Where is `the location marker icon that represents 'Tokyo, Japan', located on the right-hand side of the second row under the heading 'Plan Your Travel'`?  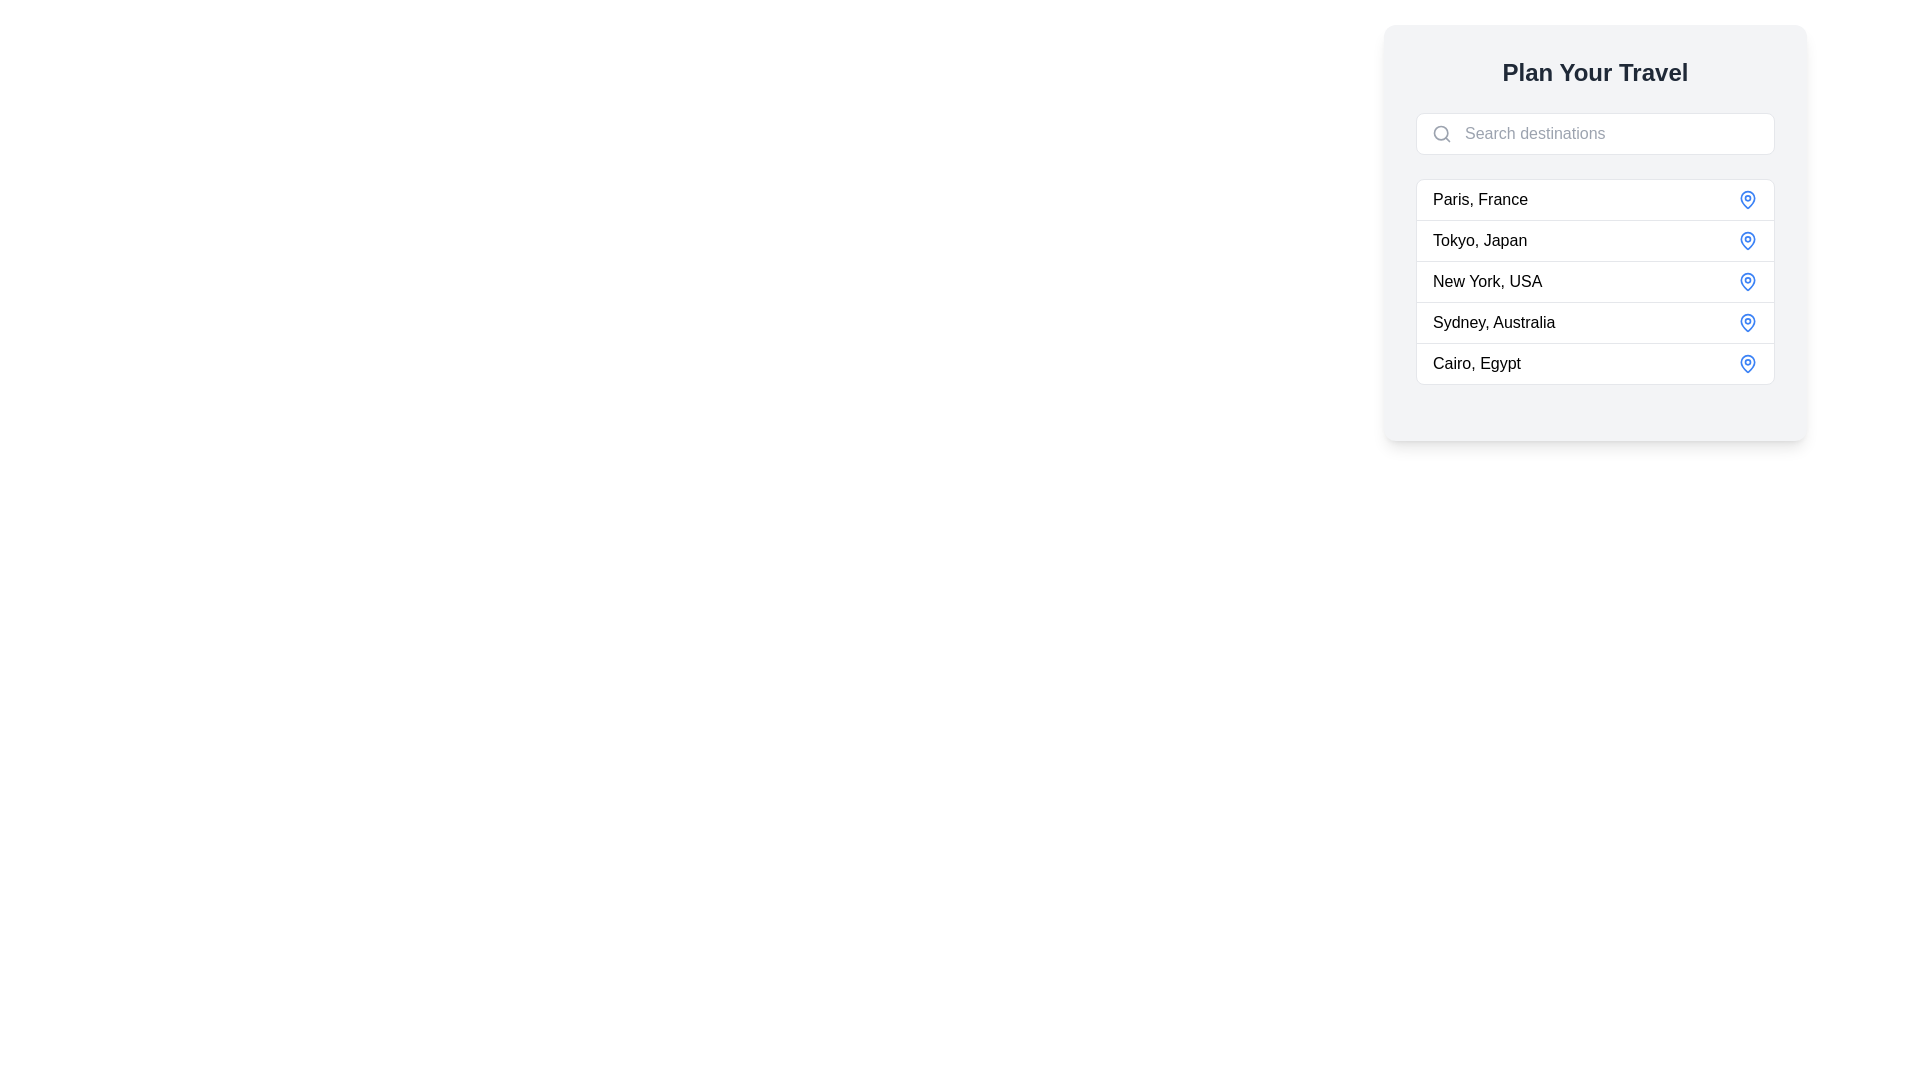 the location marker icon that represents 'Tokyo, Japan', located on the right-hand side of the second row under the heading 'Plan Your Travel' is located at coordinates (1746, 239).